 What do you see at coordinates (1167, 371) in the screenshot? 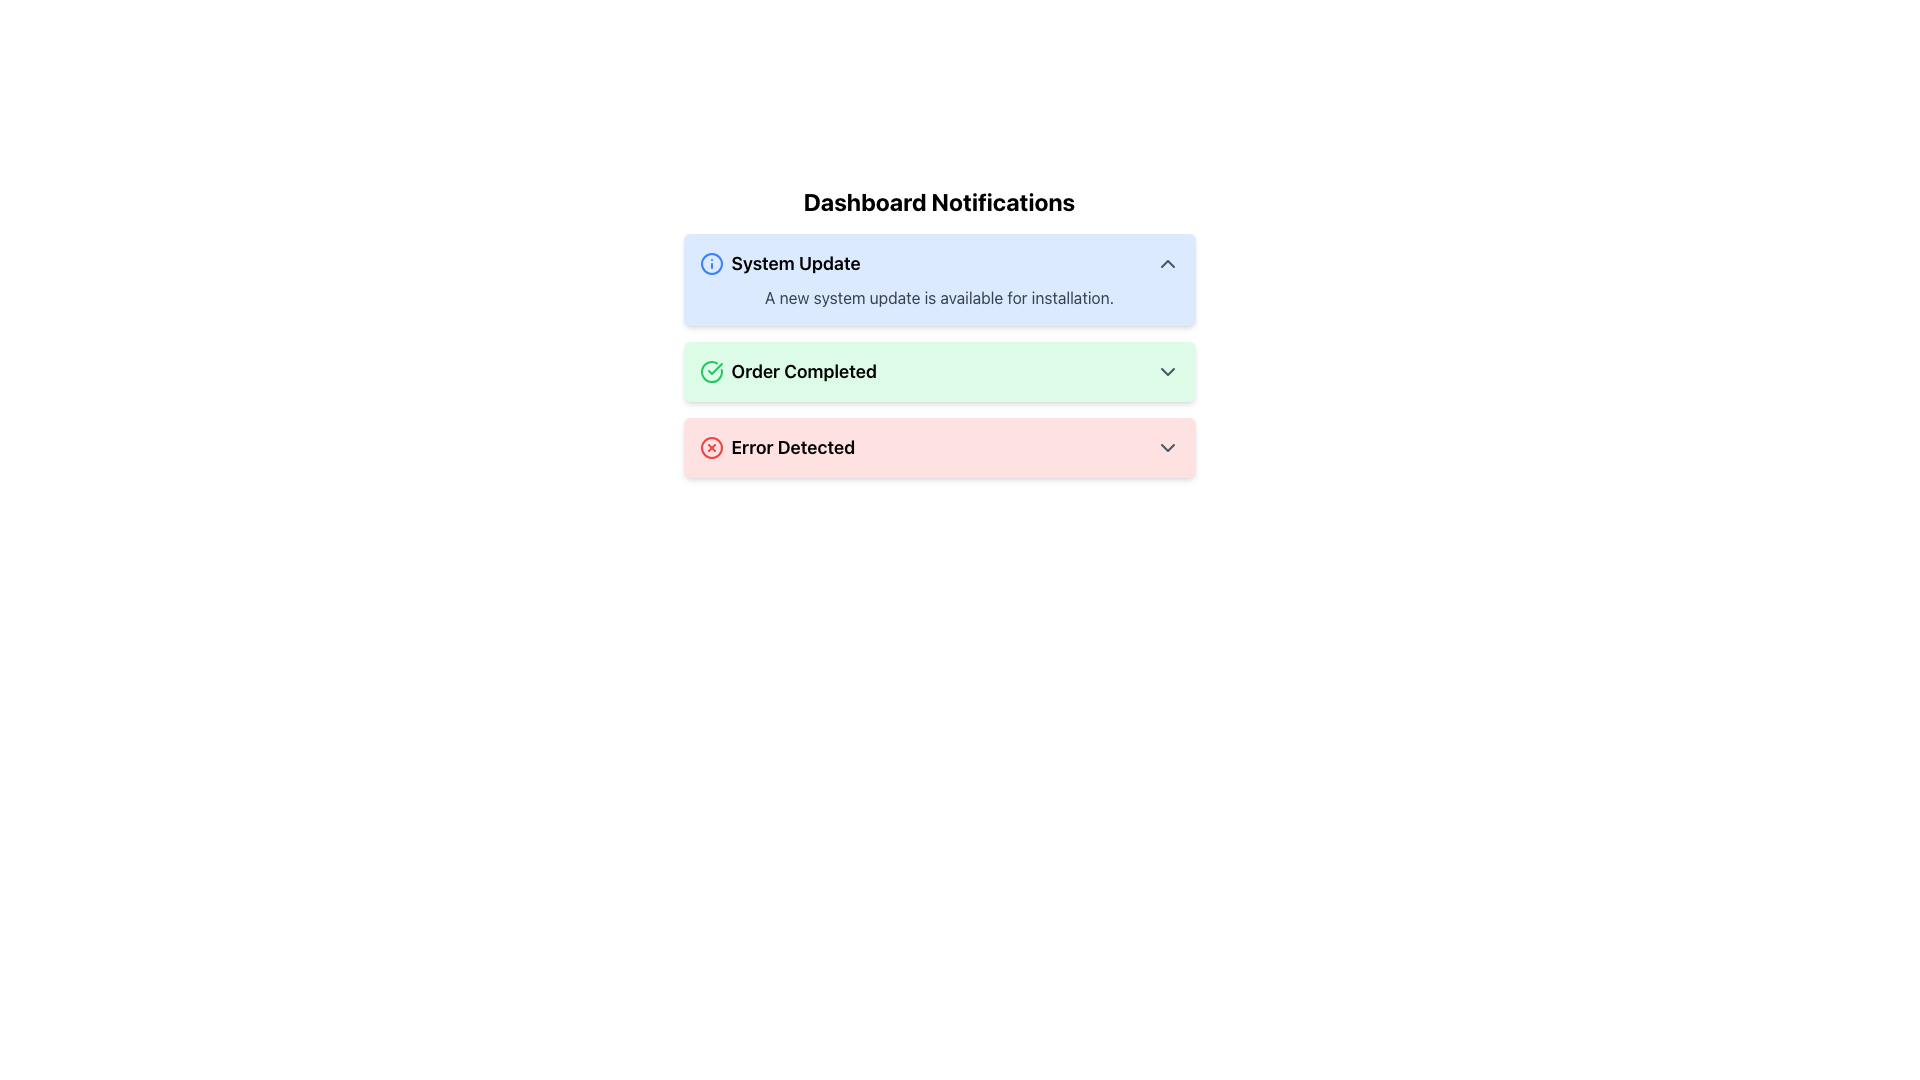
I see `the downward-facing chevron icon on the right side of the 'Order Completed' notification box` at bounding box center [1167, 371].